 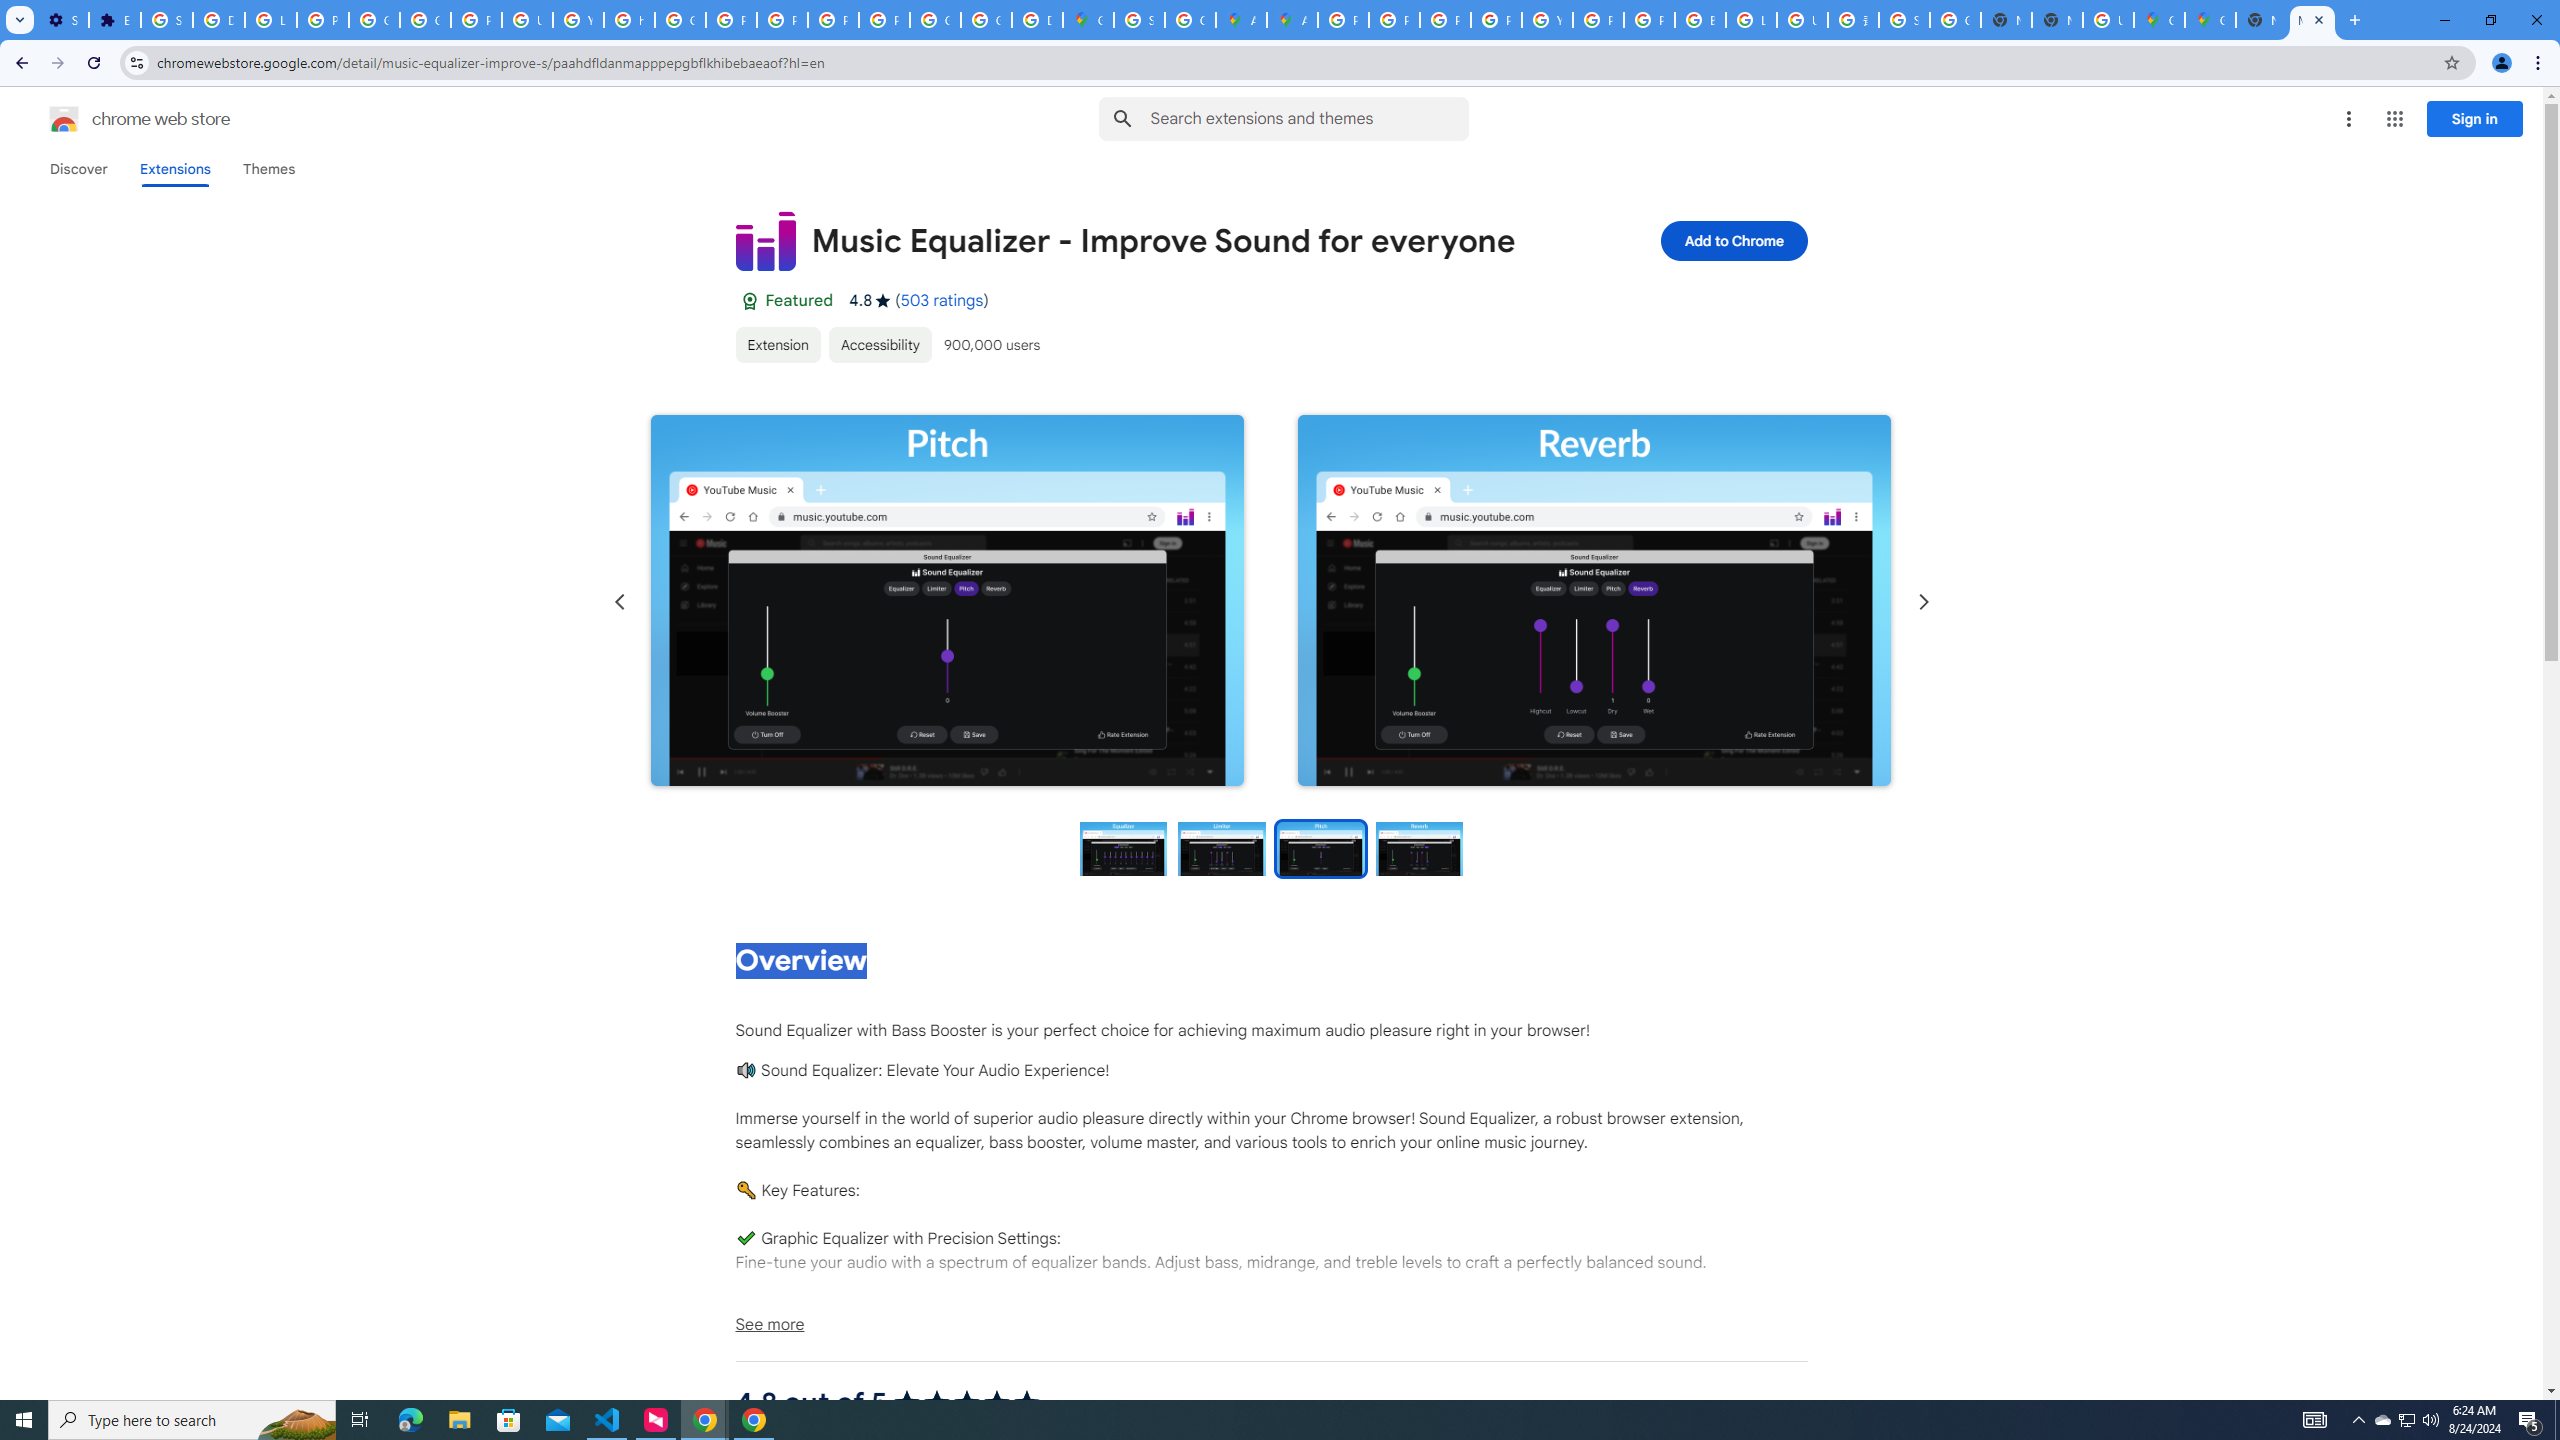 What do you see at coordinates (1121, 847) in the screenshot?
I see `'Preview slide 1'` at bounding box center [1121, 847].